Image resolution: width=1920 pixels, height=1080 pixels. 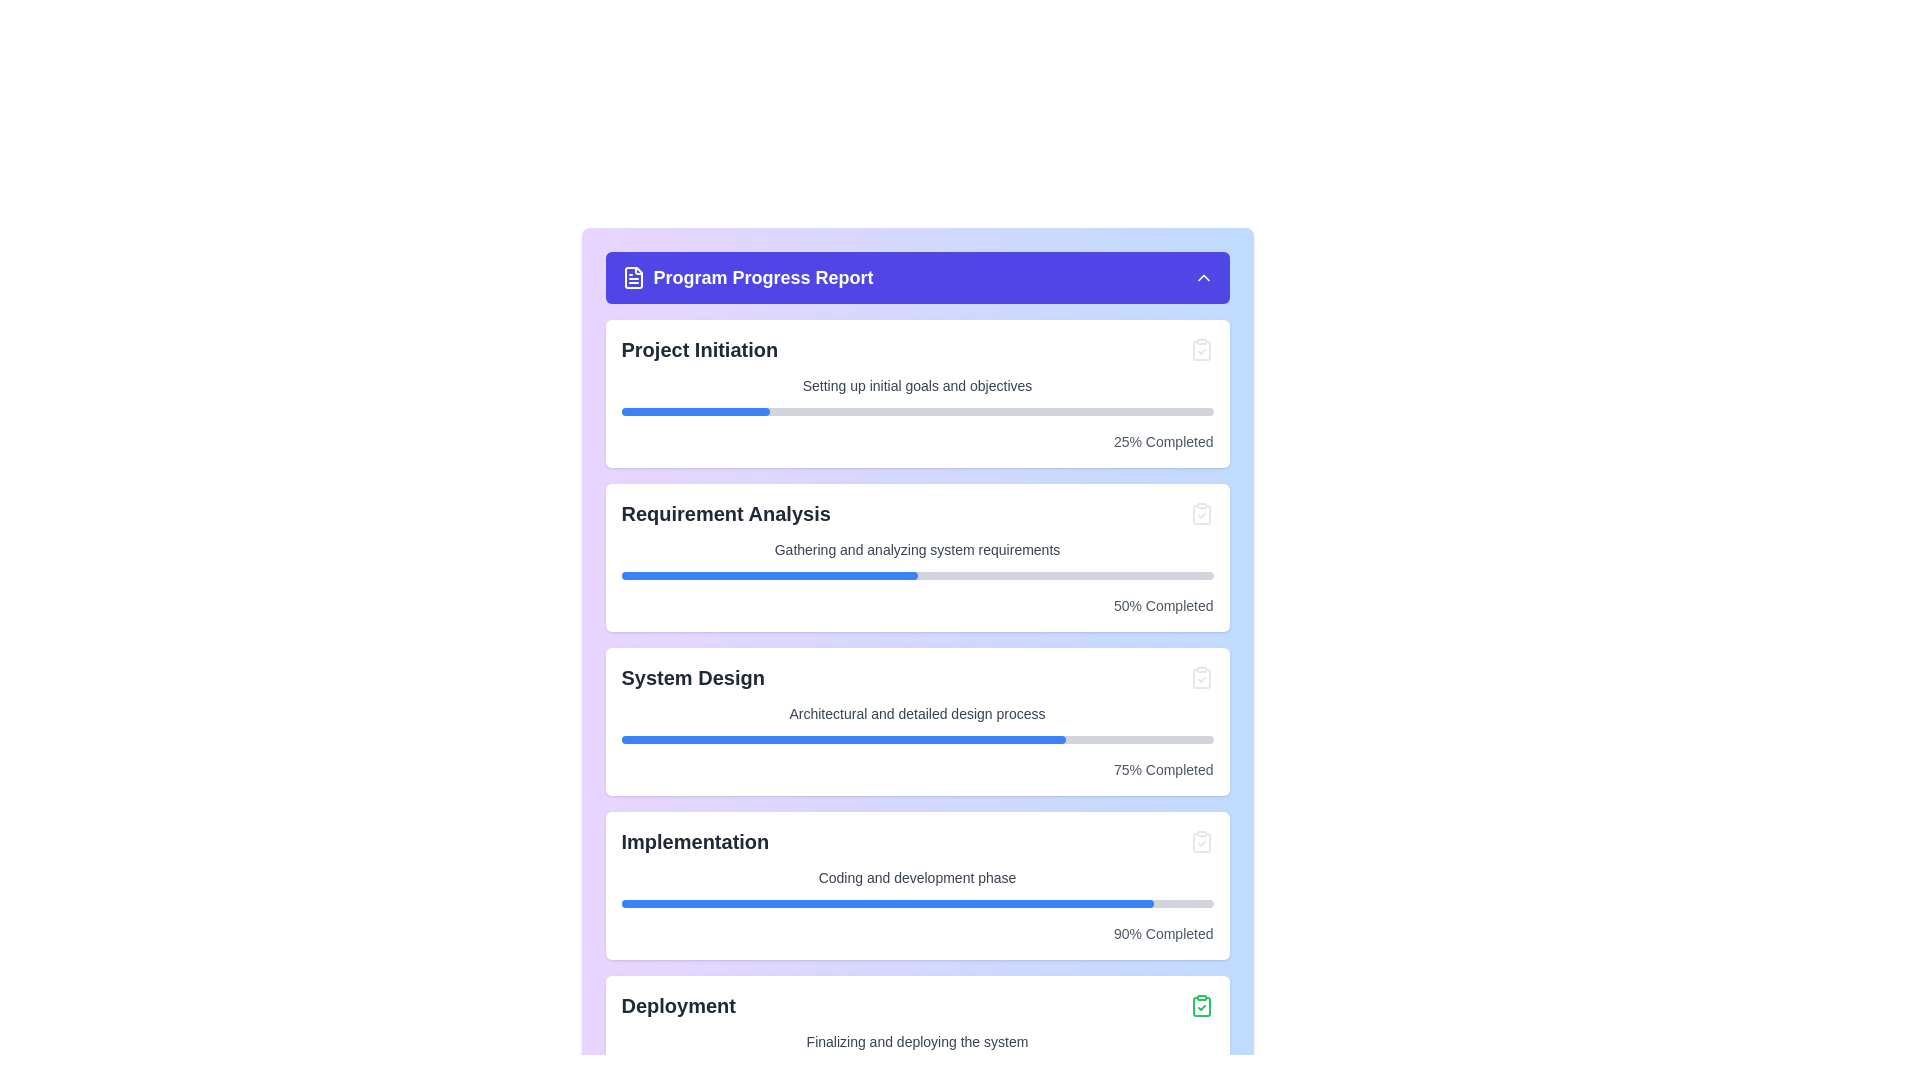 I want to click on the horizontal progress bar, which is styled with a gray background and rounded edges, to interact with it, so click(x=916, y=575).